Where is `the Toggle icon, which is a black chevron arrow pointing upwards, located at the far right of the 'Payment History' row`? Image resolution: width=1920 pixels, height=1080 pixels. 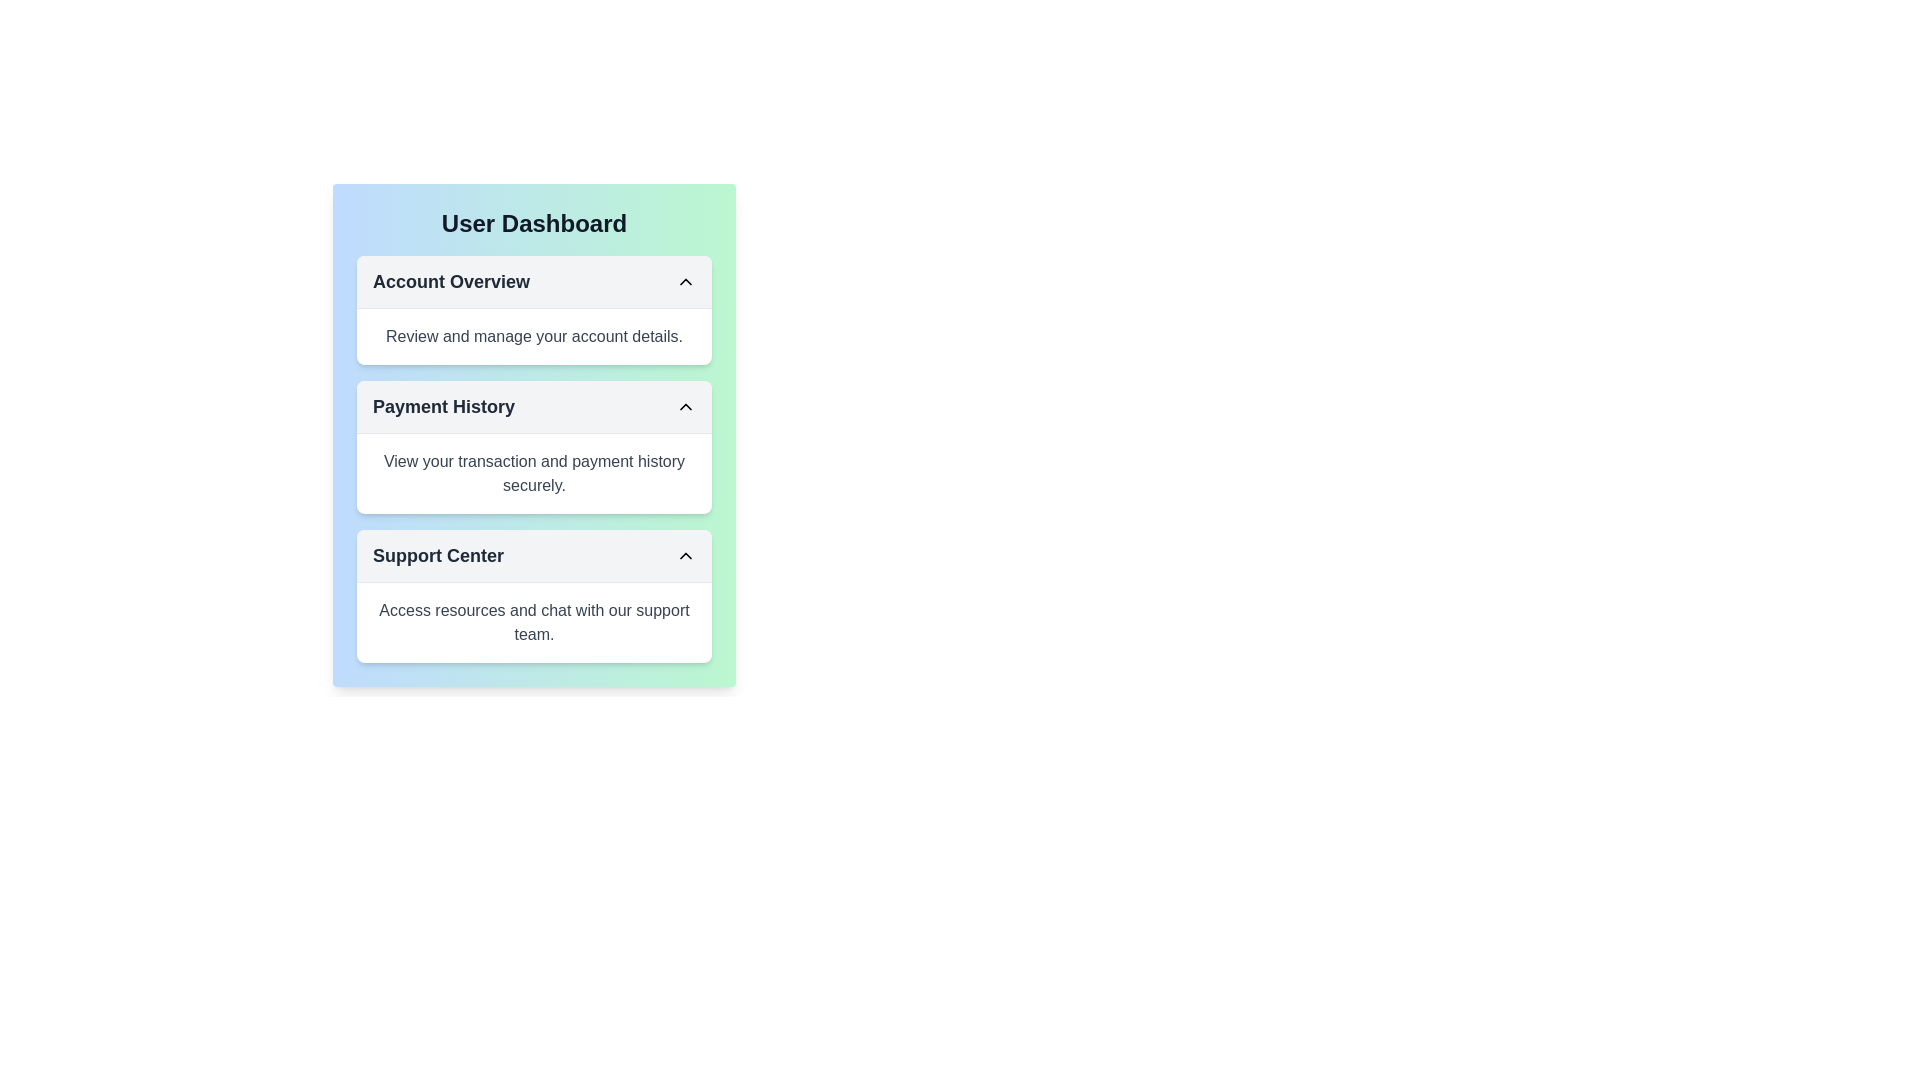
the Toggle icon, which is a black chevron arrow pointing upwards, located at the far right of the 'Payment History' row is located at coordinates (686, 406).